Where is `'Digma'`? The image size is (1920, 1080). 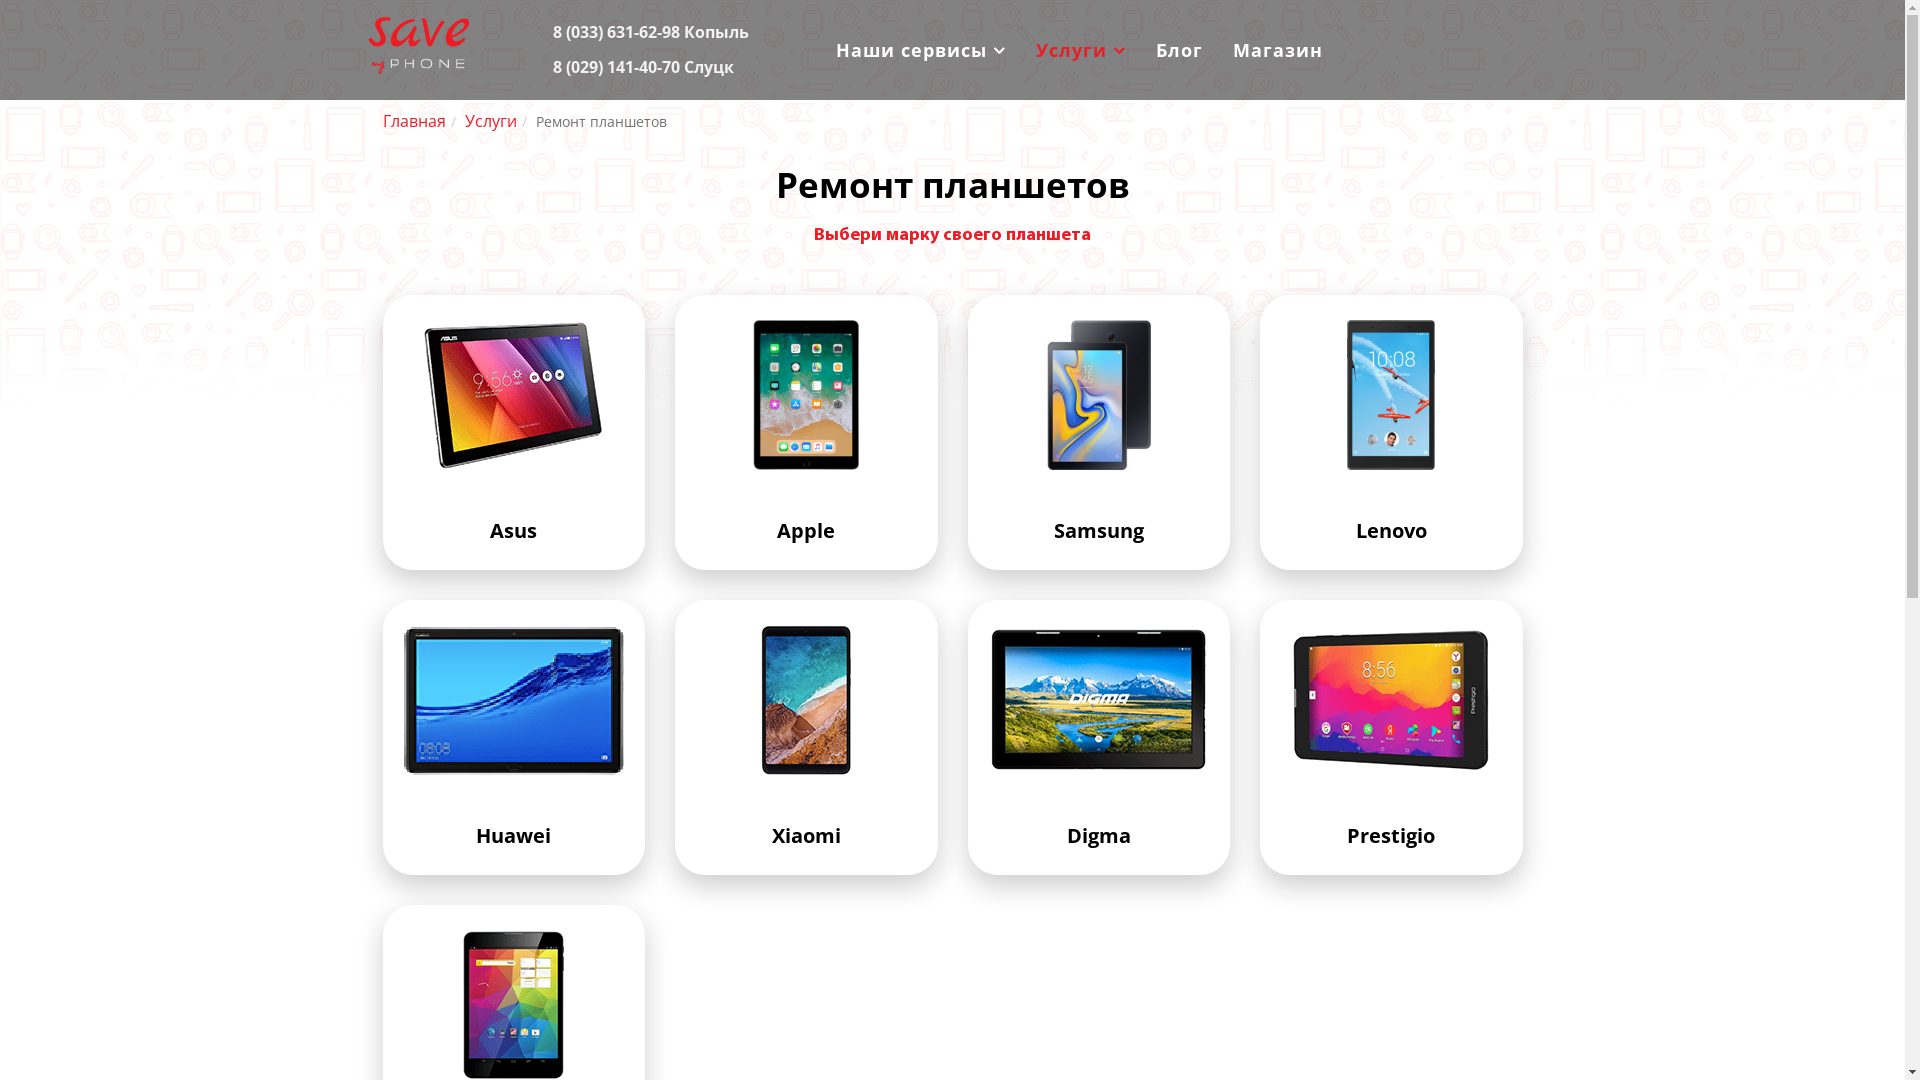
'Digma' is located at coordinates (987, 698).